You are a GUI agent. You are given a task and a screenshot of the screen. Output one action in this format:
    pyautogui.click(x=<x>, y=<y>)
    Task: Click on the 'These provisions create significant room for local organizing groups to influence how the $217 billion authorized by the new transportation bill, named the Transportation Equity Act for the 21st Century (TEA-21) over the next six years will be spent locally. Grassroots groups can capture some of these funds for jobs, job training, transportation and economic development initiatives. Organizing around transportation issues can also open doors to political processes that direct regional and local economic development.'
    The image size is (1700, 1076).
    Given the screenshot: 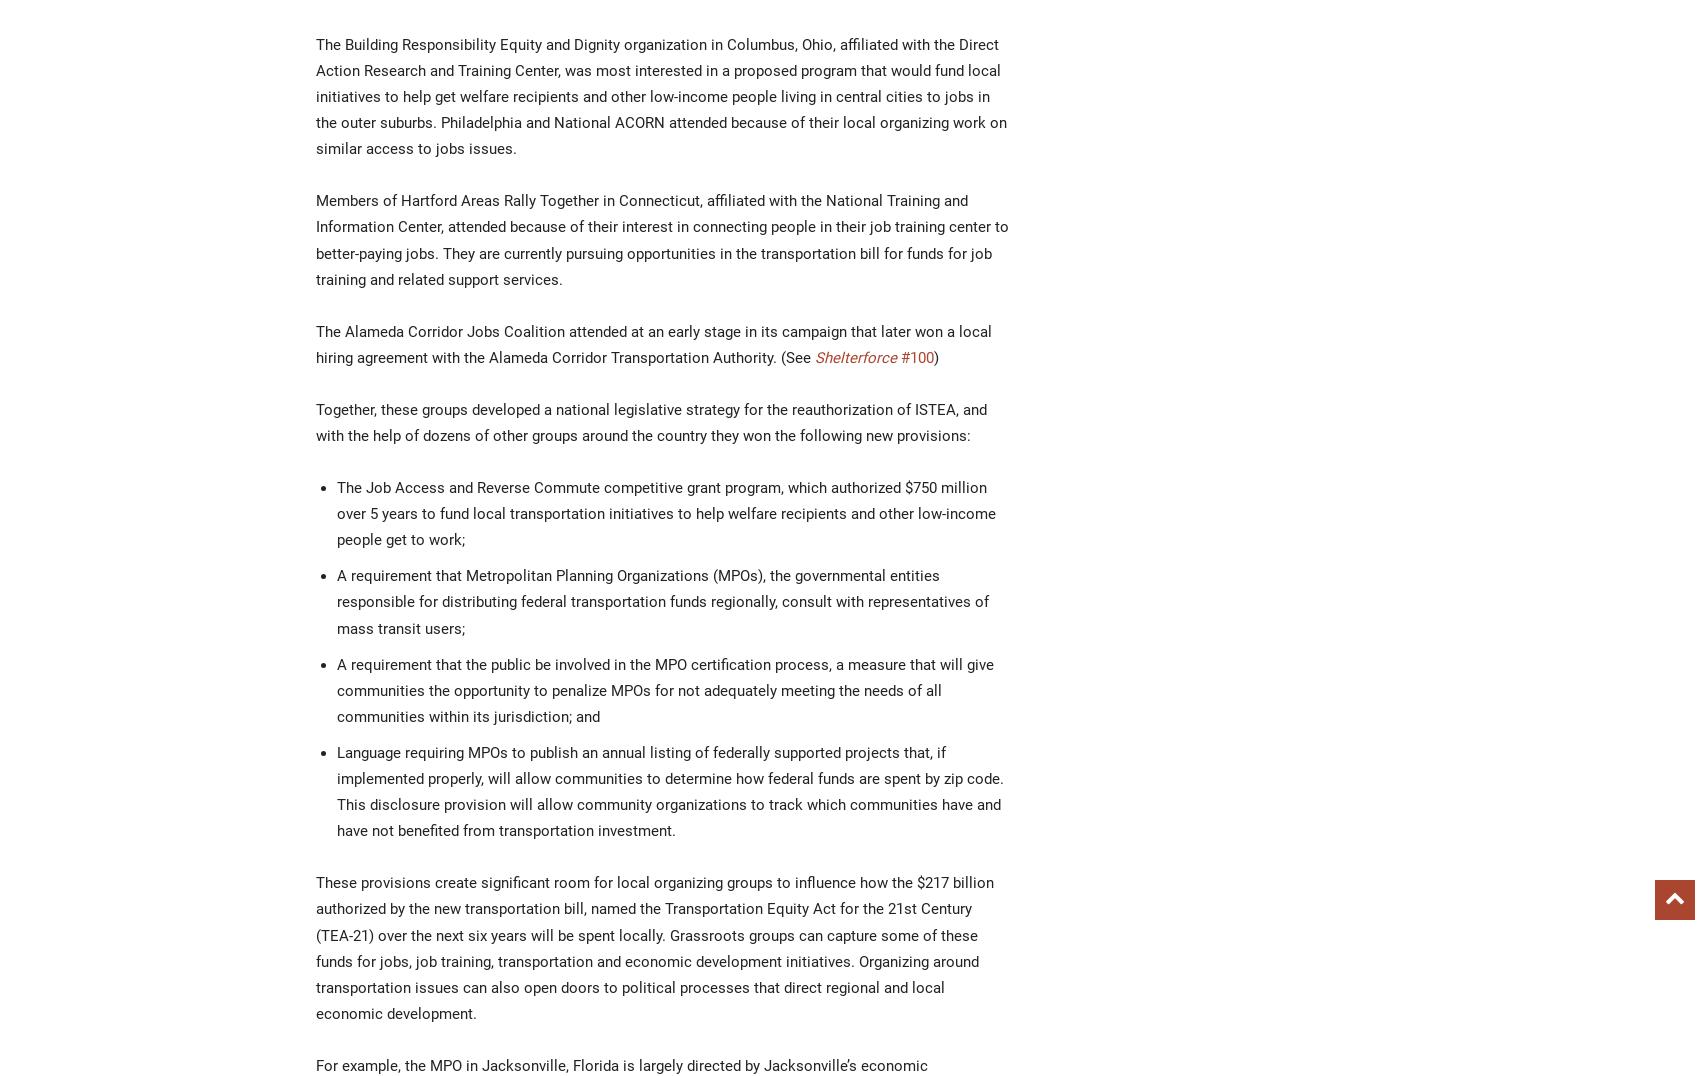 What is the action you would take?
    pyautogui.click(x=655, y=947)
    